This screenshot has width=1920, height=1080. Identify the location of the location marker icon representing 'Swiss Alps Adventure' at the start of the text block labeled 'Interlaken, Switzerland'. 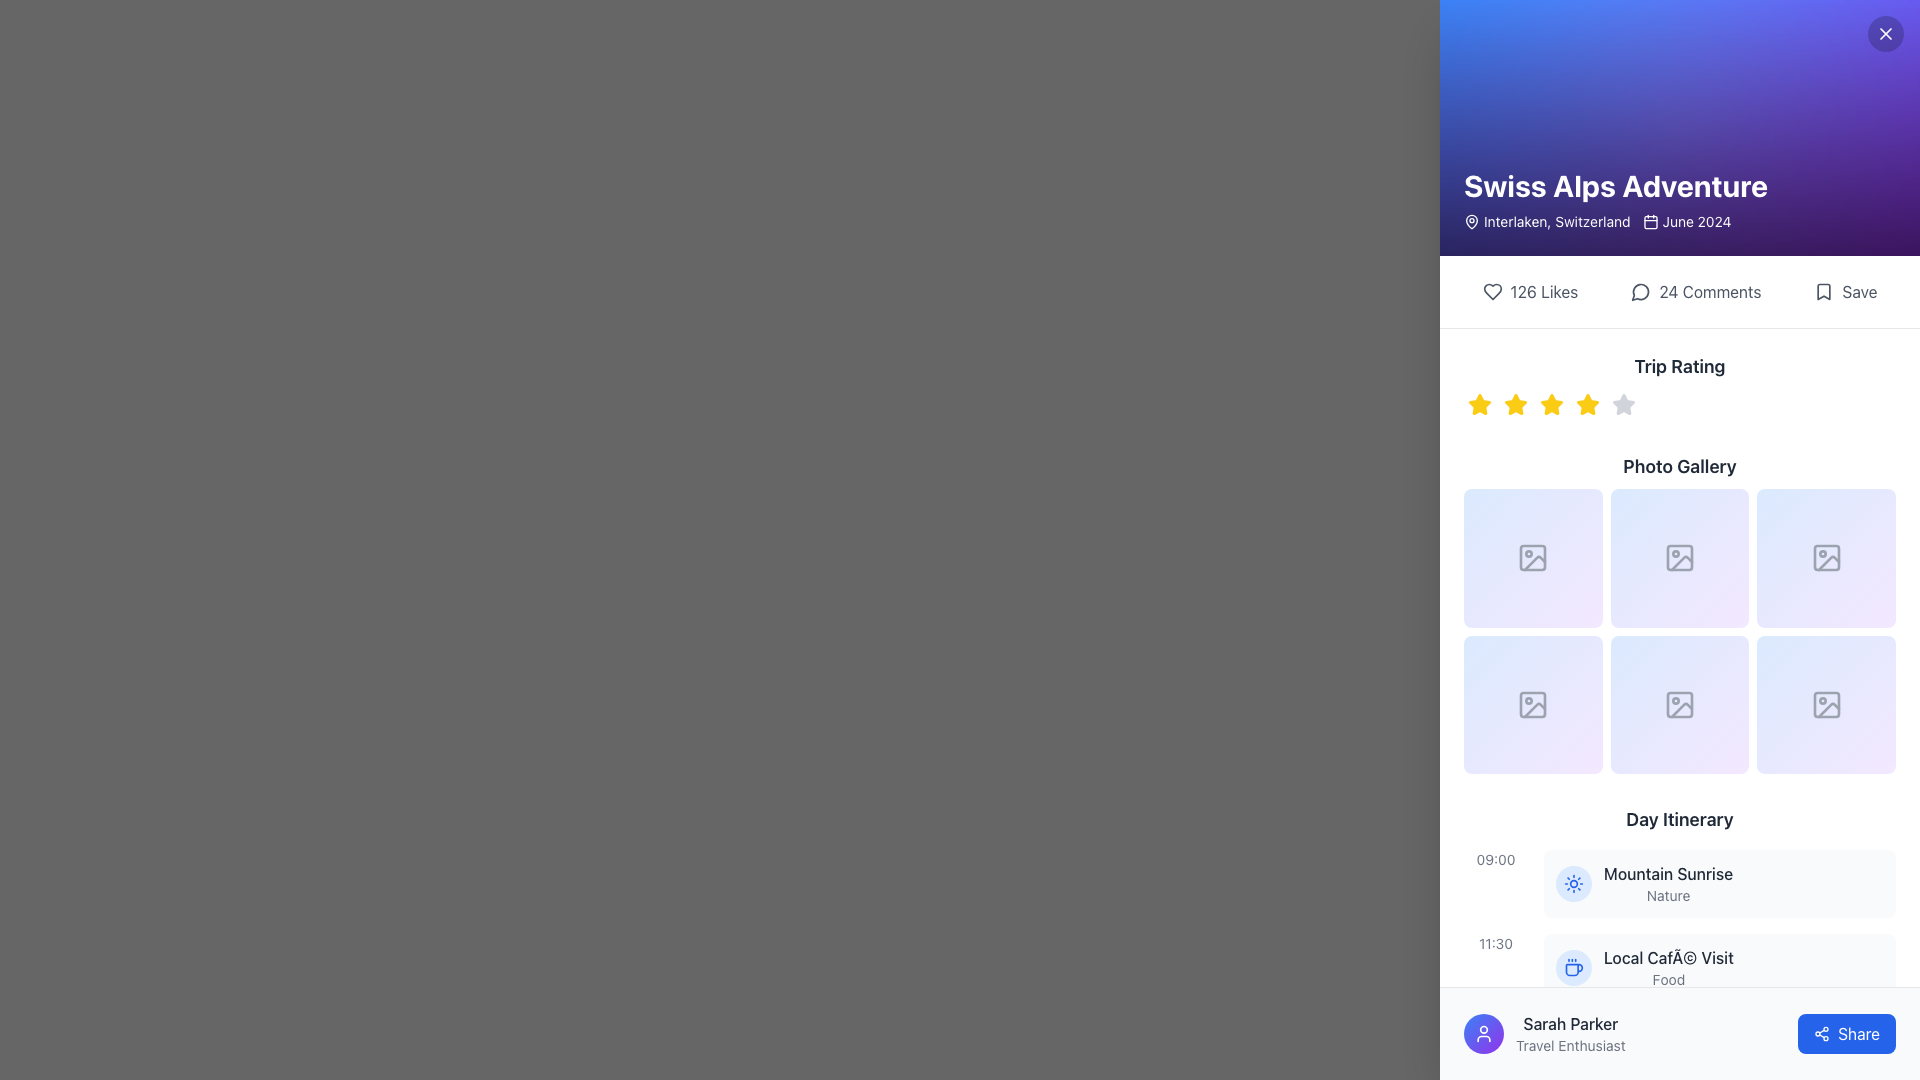
(1472, 222).